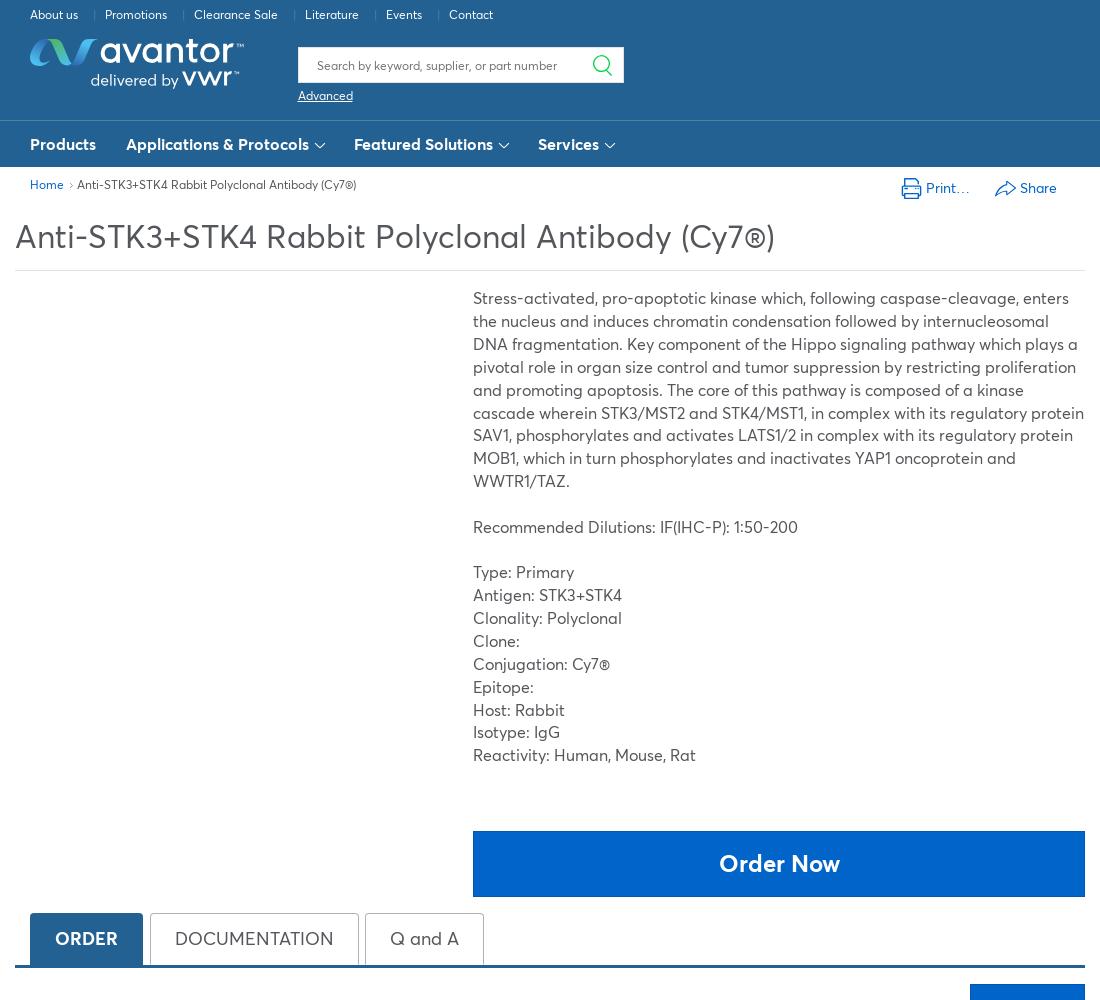  What do you see at coordinates (332, 14) in the screenshot?
I see `'Literature'` at bounding box center [332, 14].